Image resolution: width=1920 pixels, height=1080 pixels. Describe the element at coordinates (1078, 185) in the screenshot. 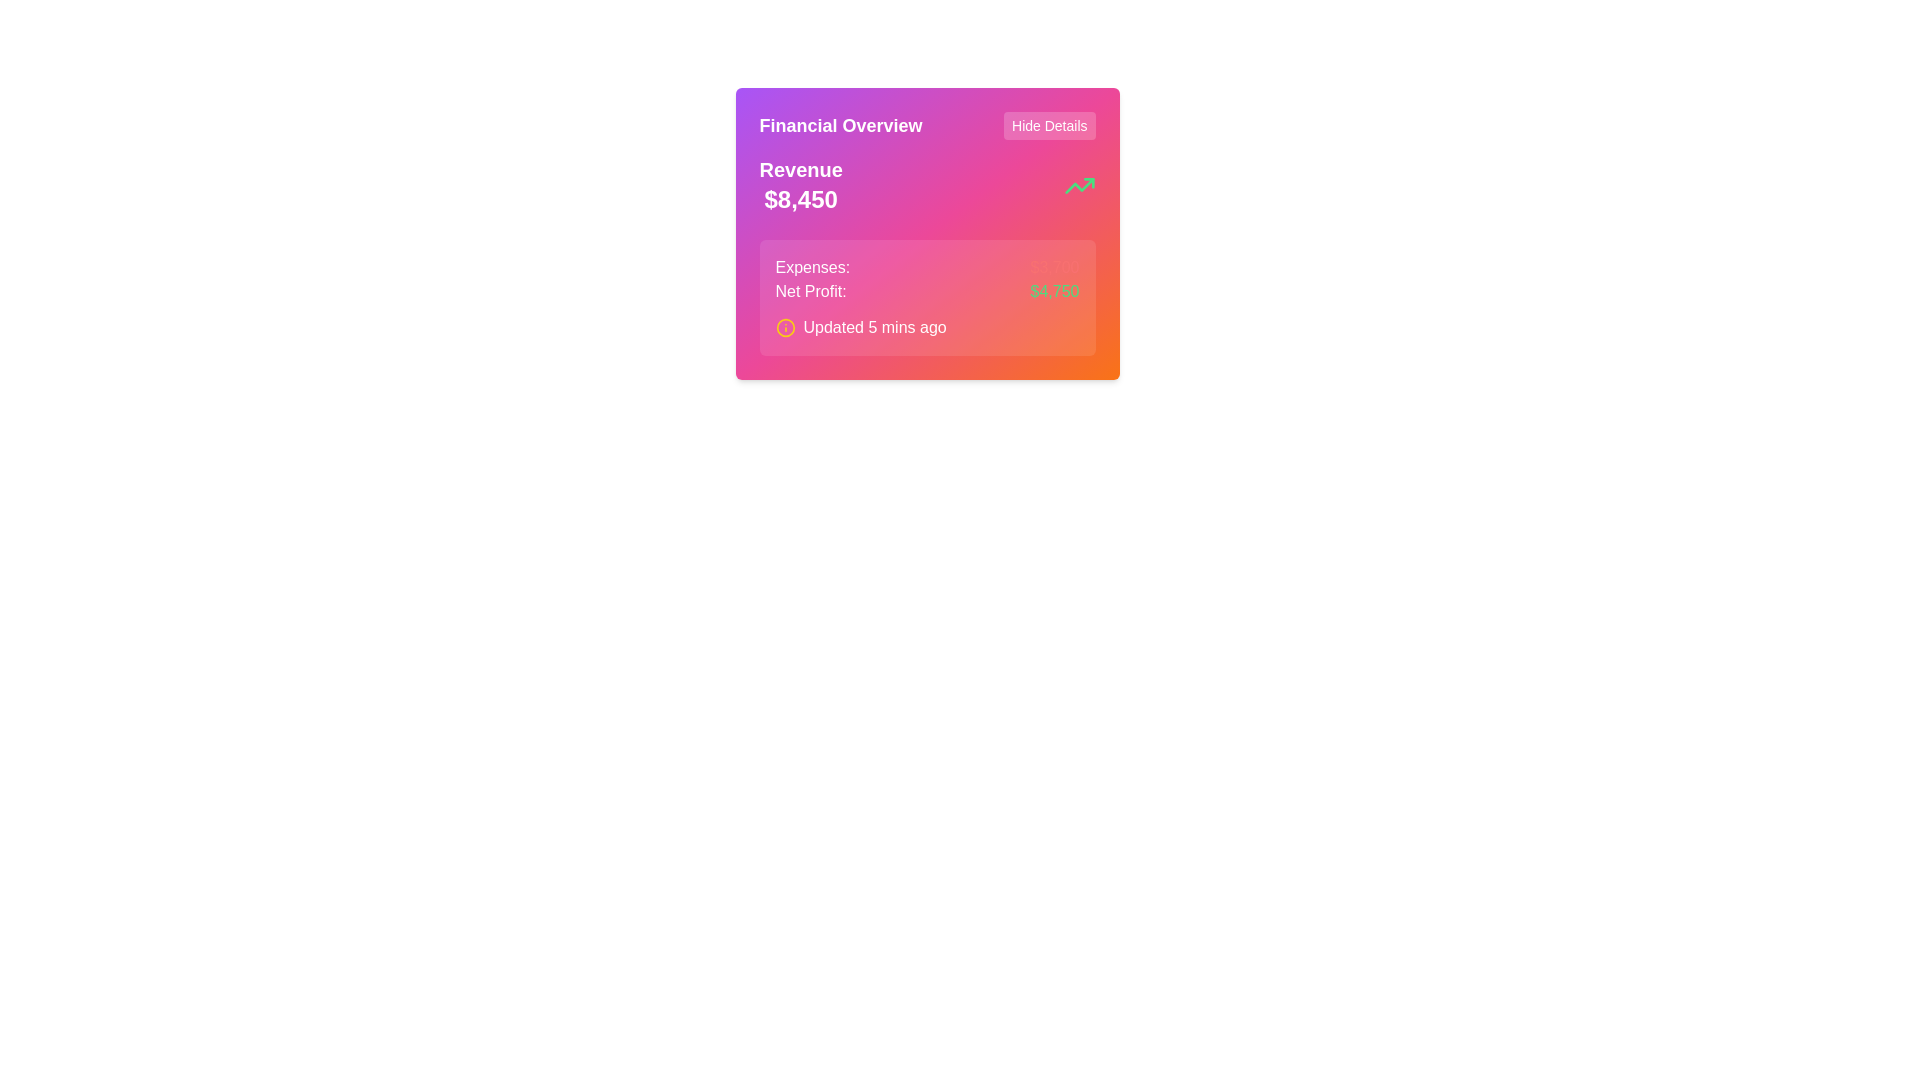

I see `green upward trending arrow SVG icon located in the top-right corner of the 'Financial Overview' widget using developer tools` at that location.